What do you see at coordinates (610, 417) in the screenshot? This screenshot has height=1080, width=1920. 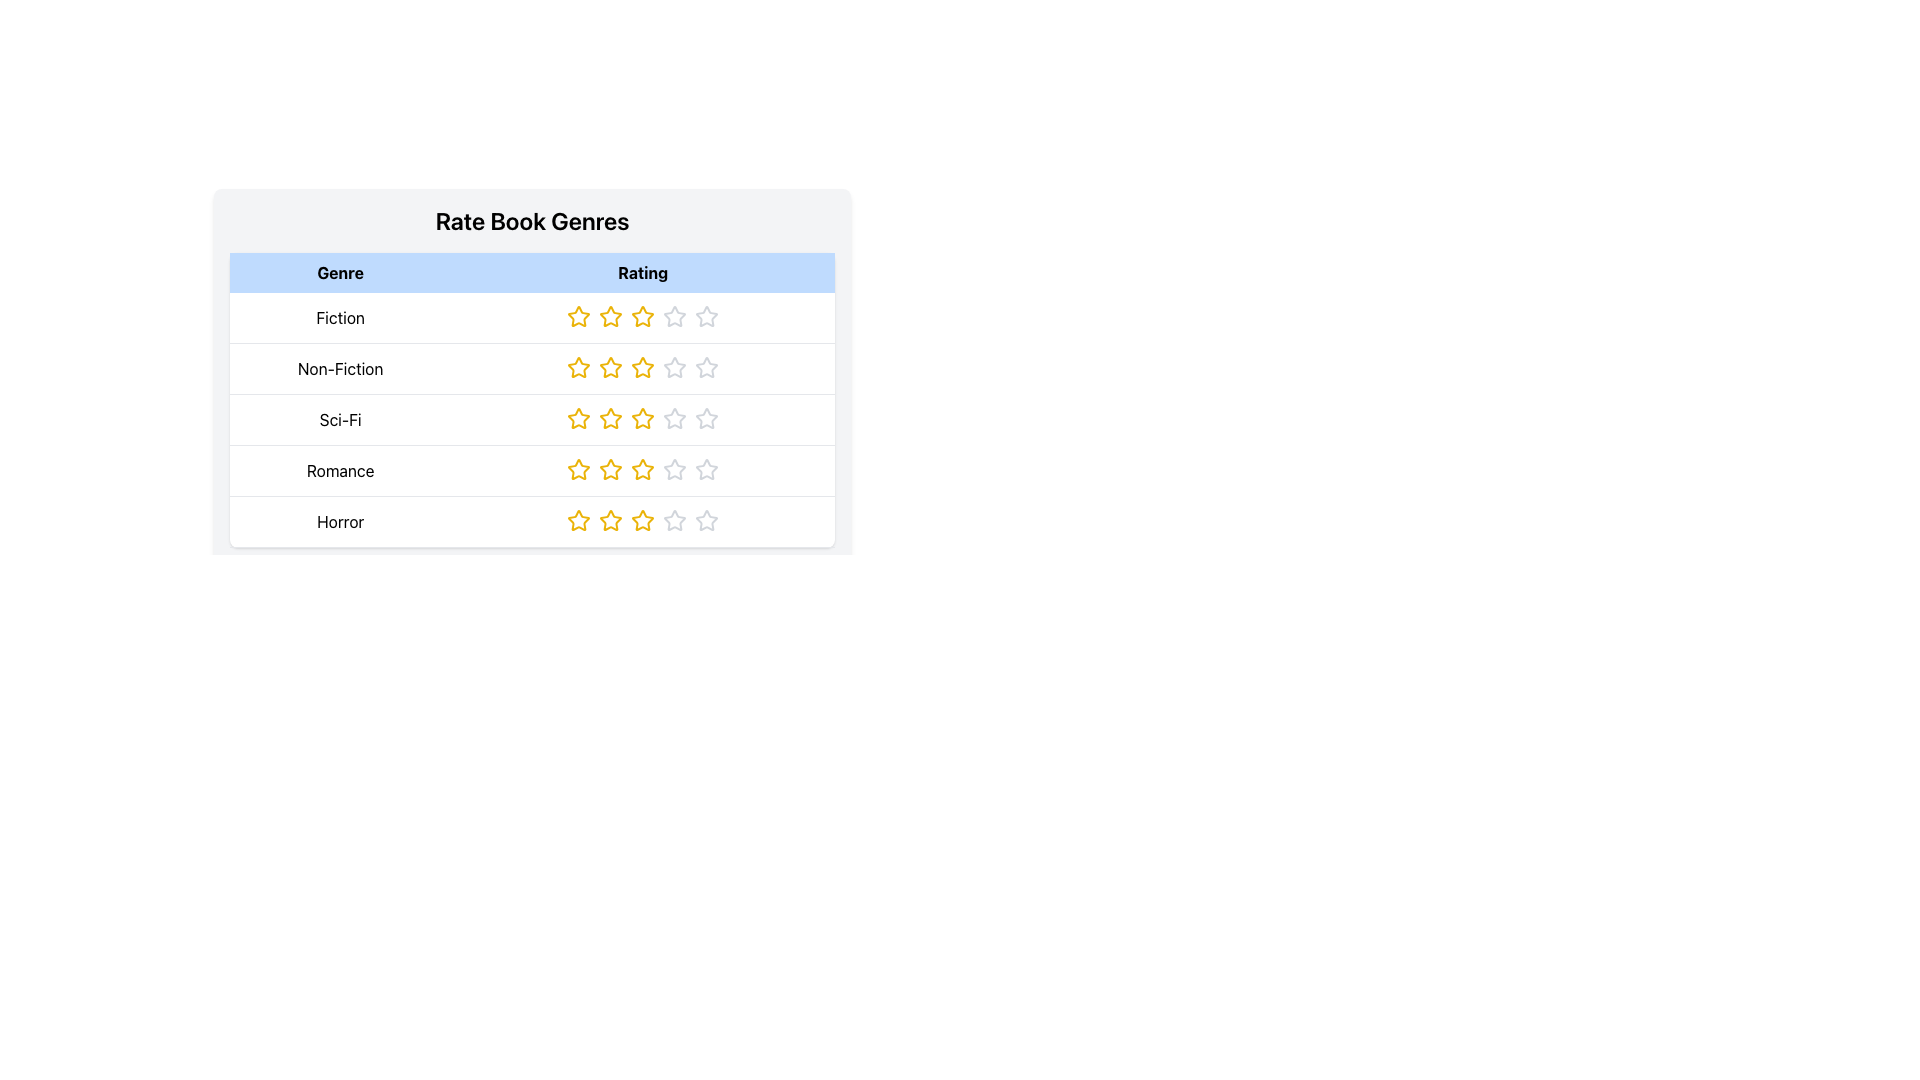 I see `the third interactive rating star in the 'Sci-Fi' row of the rating interface` at bounding box center [610, 417].